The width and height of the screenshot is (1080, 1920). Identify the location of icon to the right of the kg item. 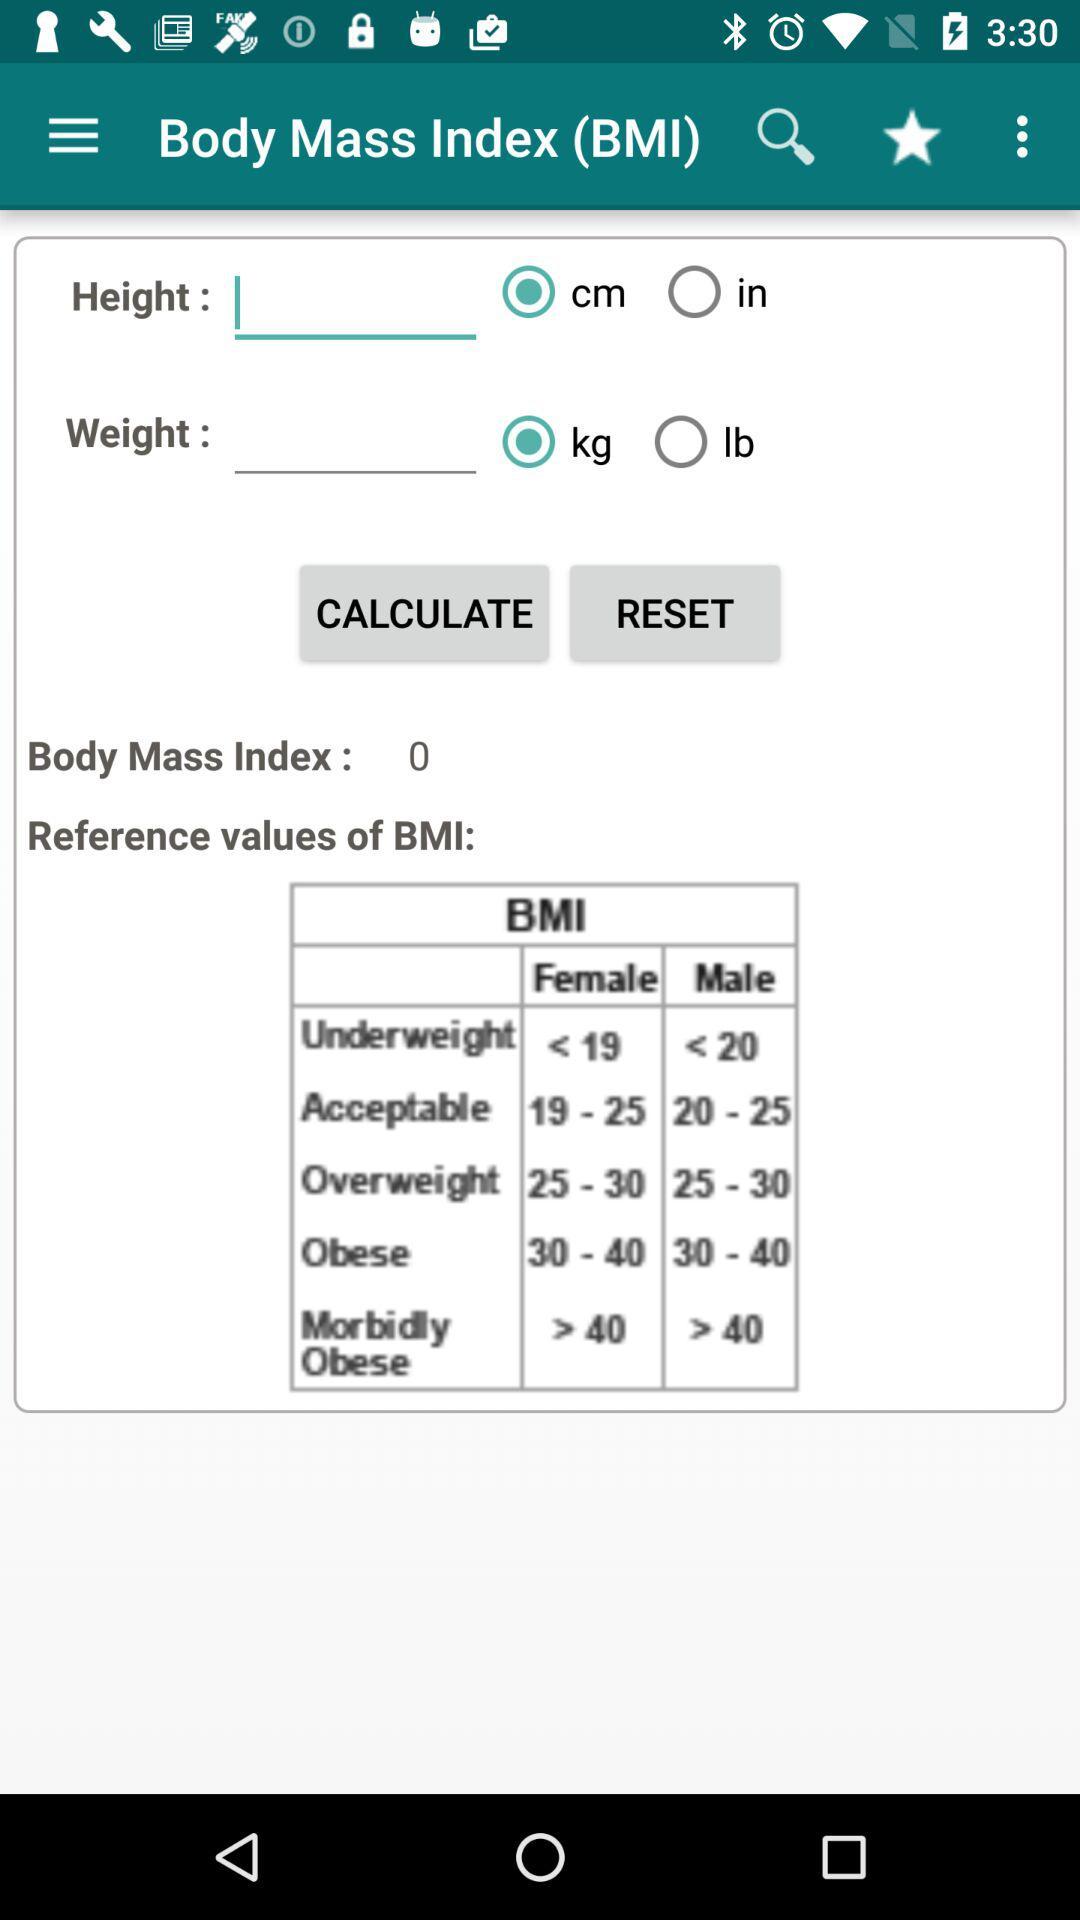
(696, 440).